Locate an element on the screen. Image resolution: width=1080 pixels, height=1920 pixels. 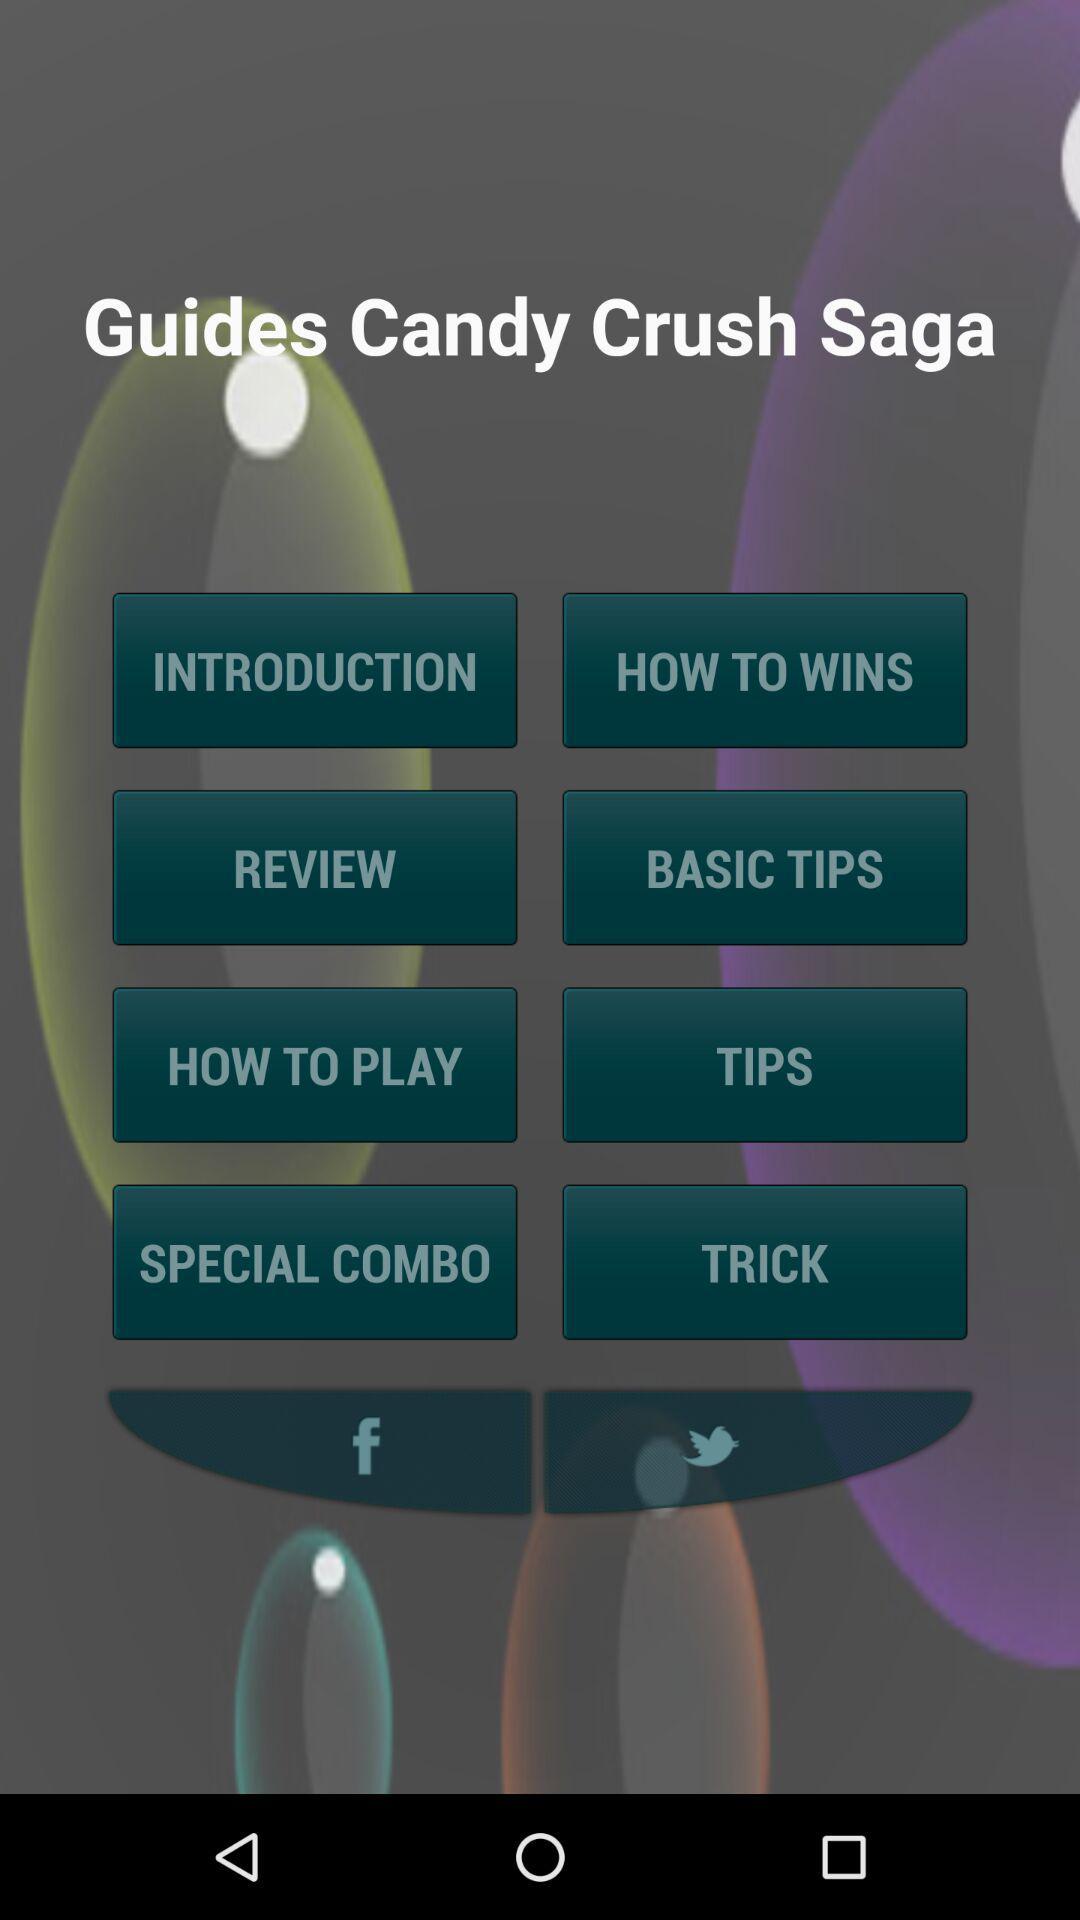
share to facebook is located at coordinates (314, 1452).